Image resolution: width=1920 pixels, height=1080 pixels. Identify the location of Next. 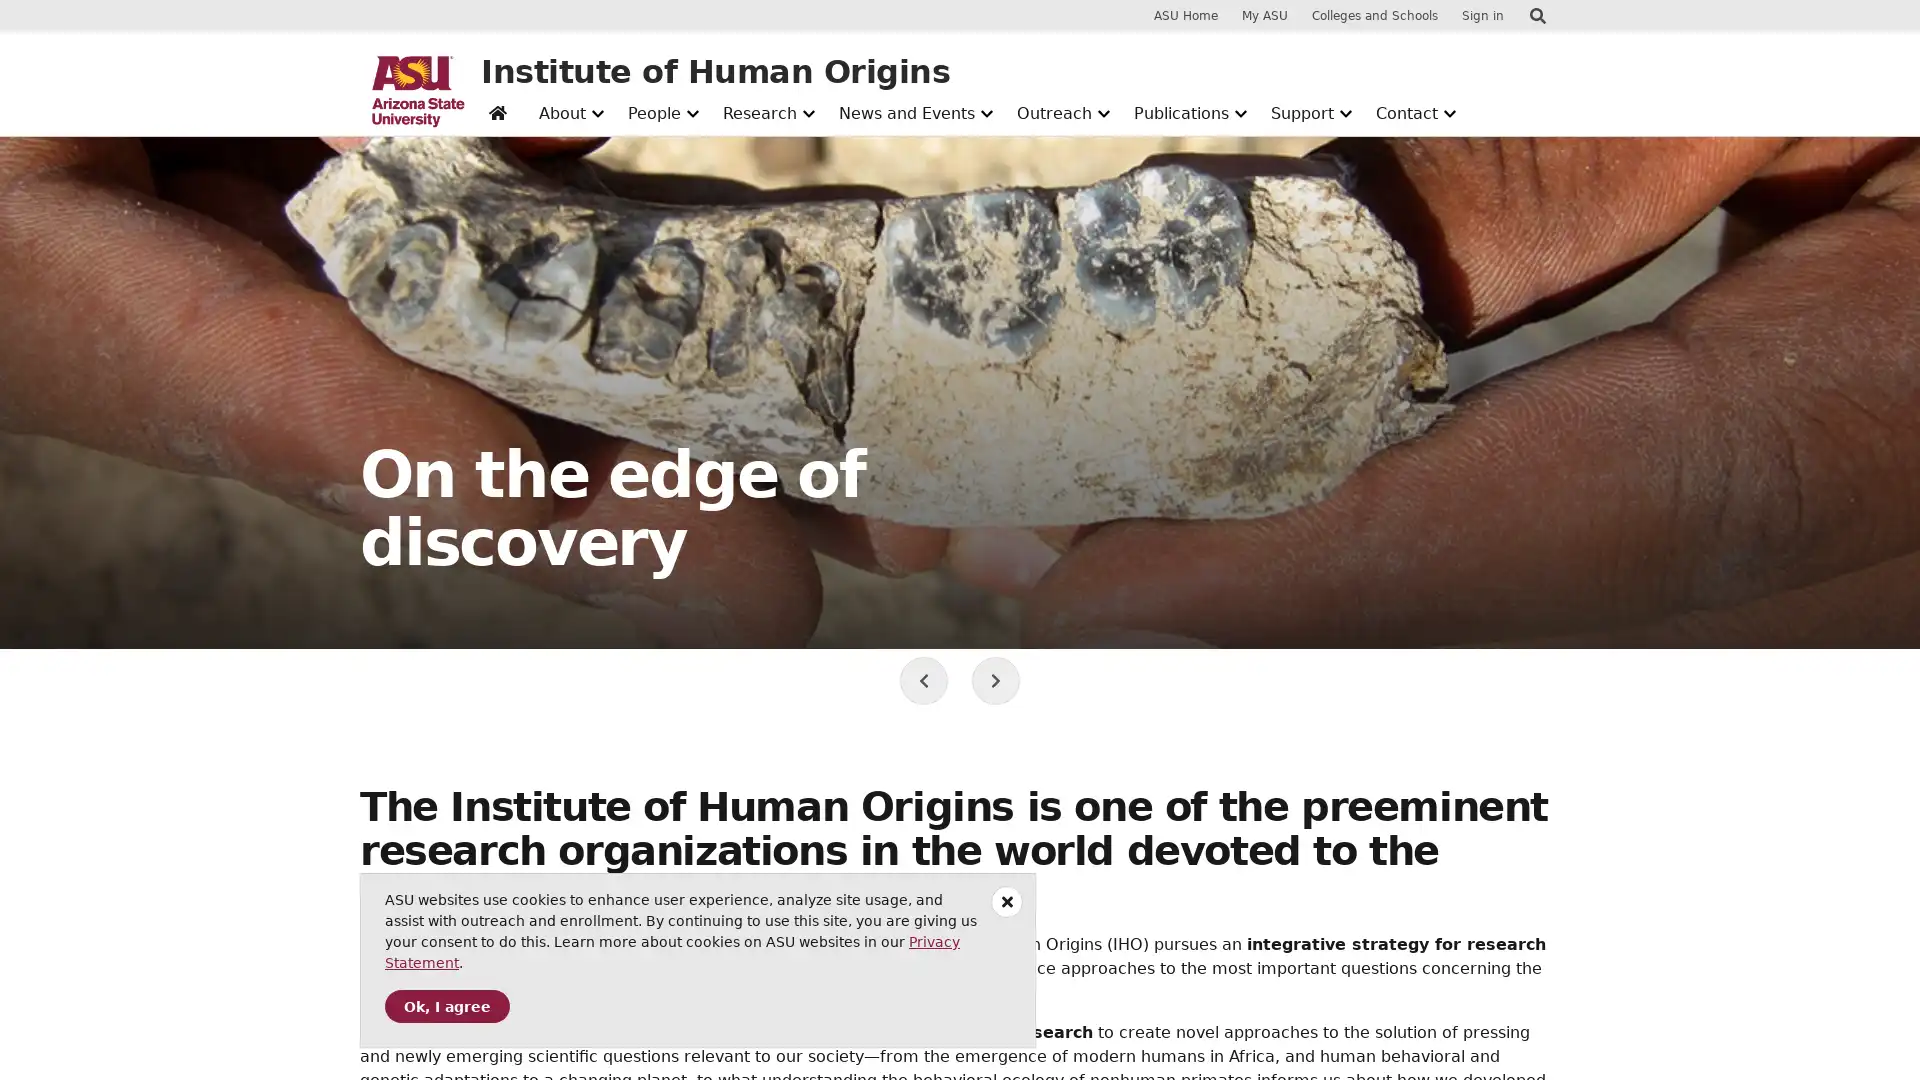
(996, 680).